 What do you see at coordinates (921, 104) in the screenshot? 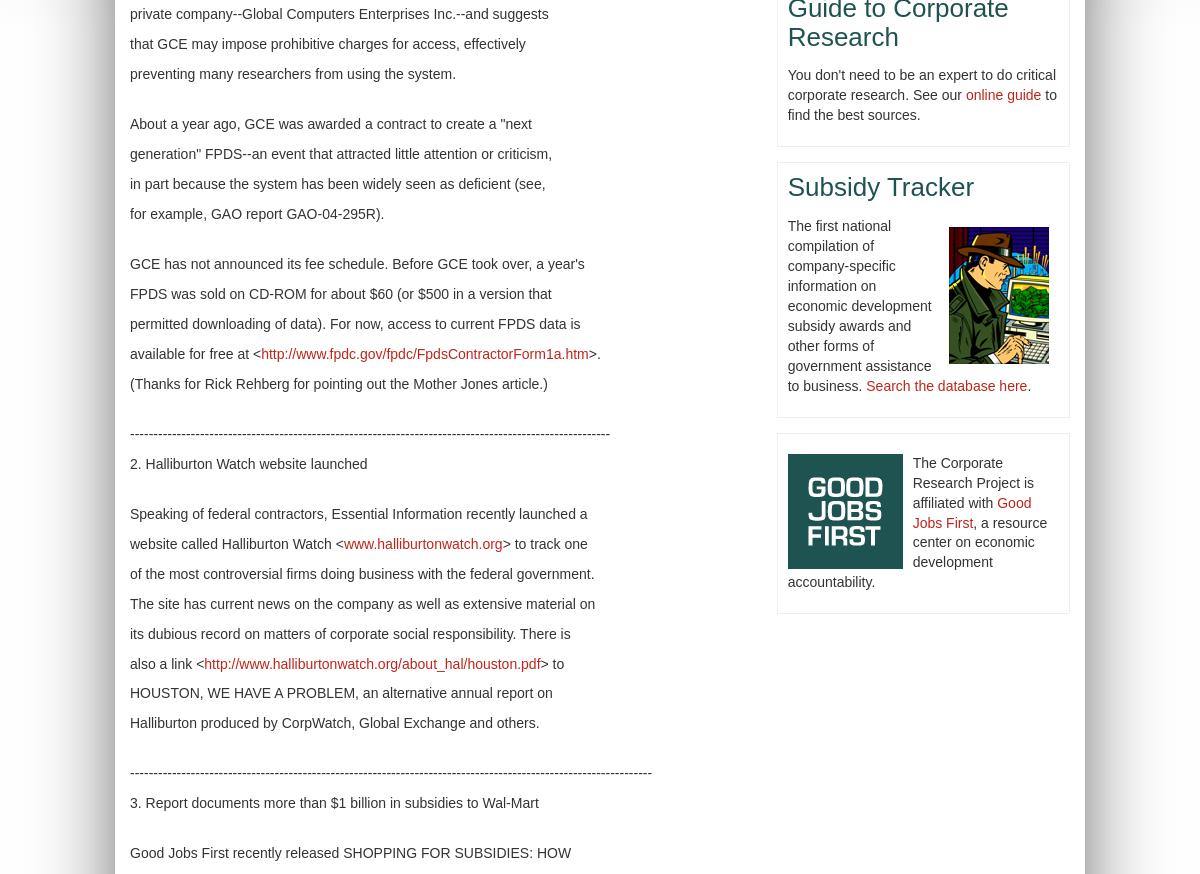
I see `'to find the best sources.'` at bounding box center [921, 104].